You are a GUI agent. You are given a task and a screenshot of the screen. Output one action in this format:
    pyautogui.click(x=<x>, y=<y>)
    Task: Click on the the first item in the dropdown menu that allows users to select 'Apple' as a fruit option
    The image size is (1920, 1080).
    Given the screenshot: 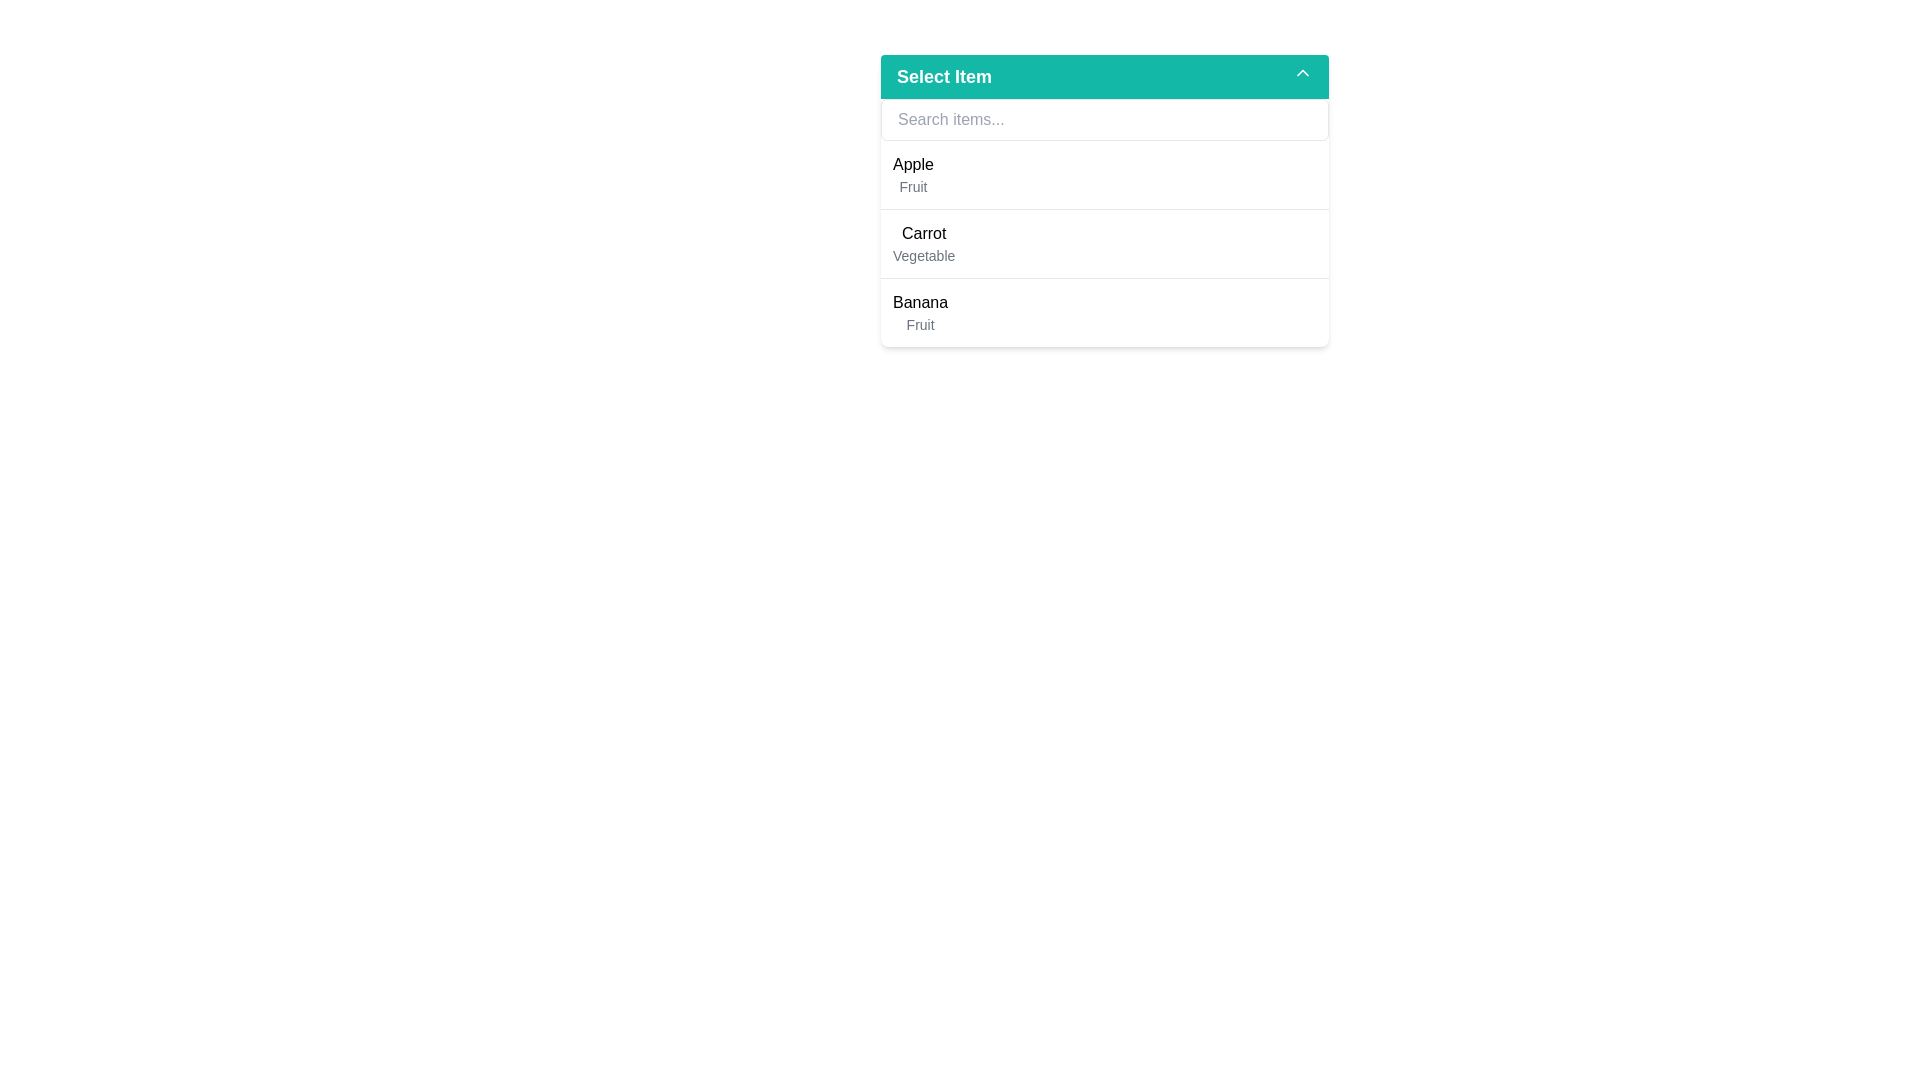 What is the action you would take?
    pyautogui.click(x=912, y=173)
    